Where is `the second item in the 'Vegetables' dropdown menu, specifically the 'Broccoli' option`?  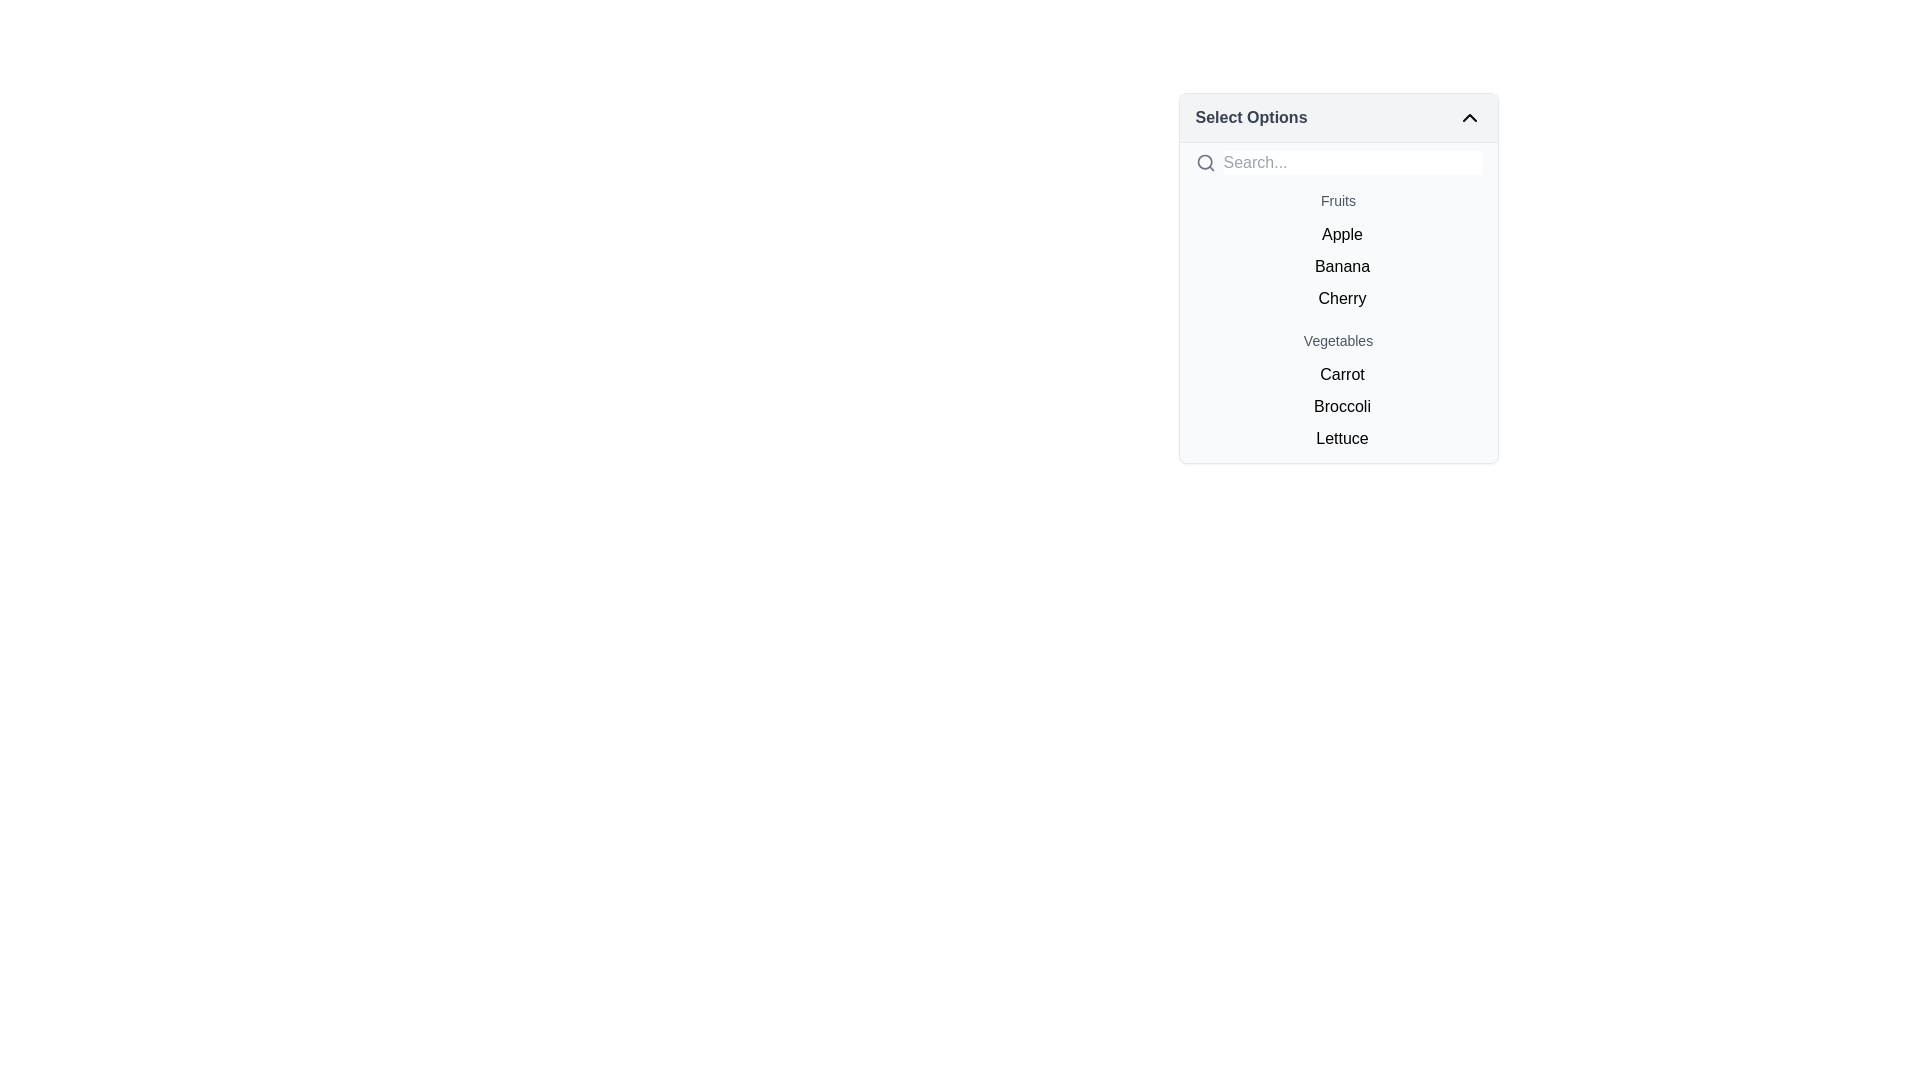 the second item in the 'Vegetables' dropdown menu, specifically the 'Broccoli' option is located at coordinates (1342, 406).